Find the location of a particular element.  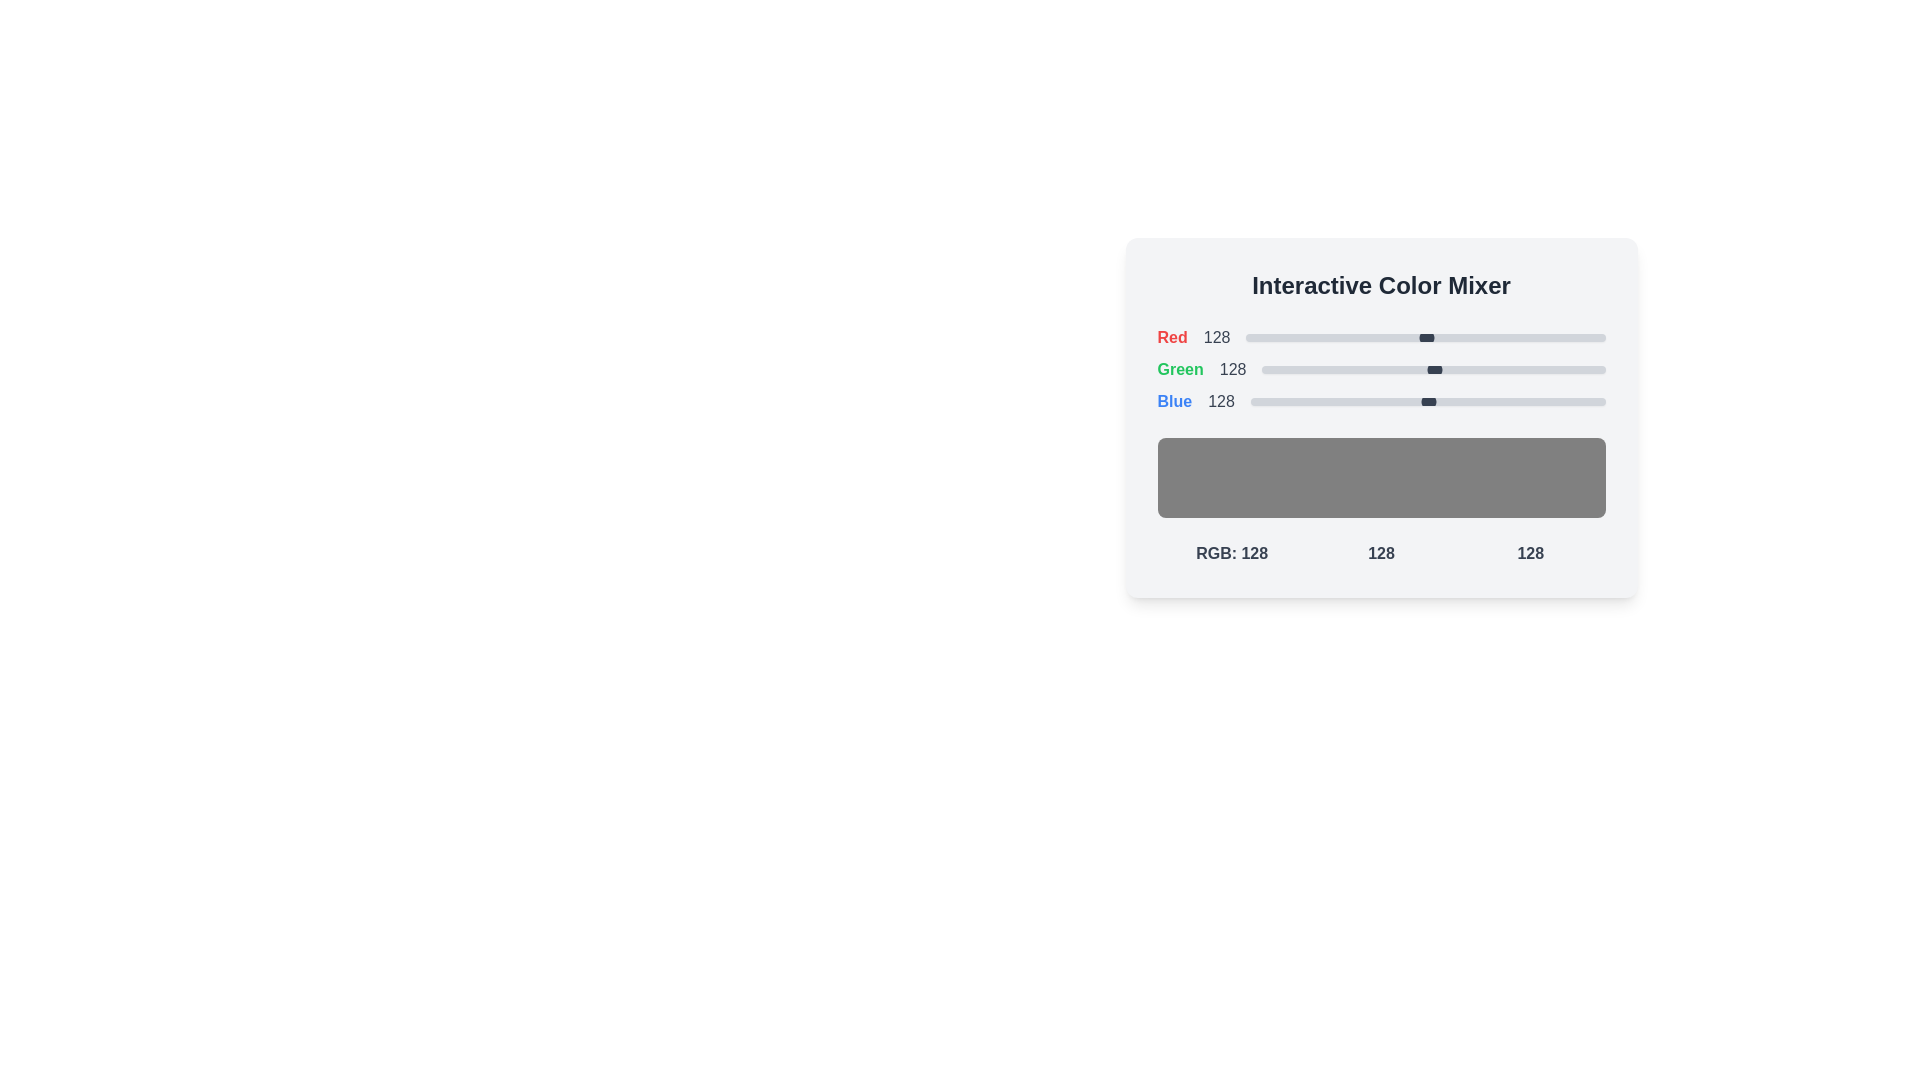

the numeric text label '128' that is styled in medium weight, gray color, positioned to the right of the label 'Blue' in the Interactive Color Mixer component is located at coordinates (1220, 401).